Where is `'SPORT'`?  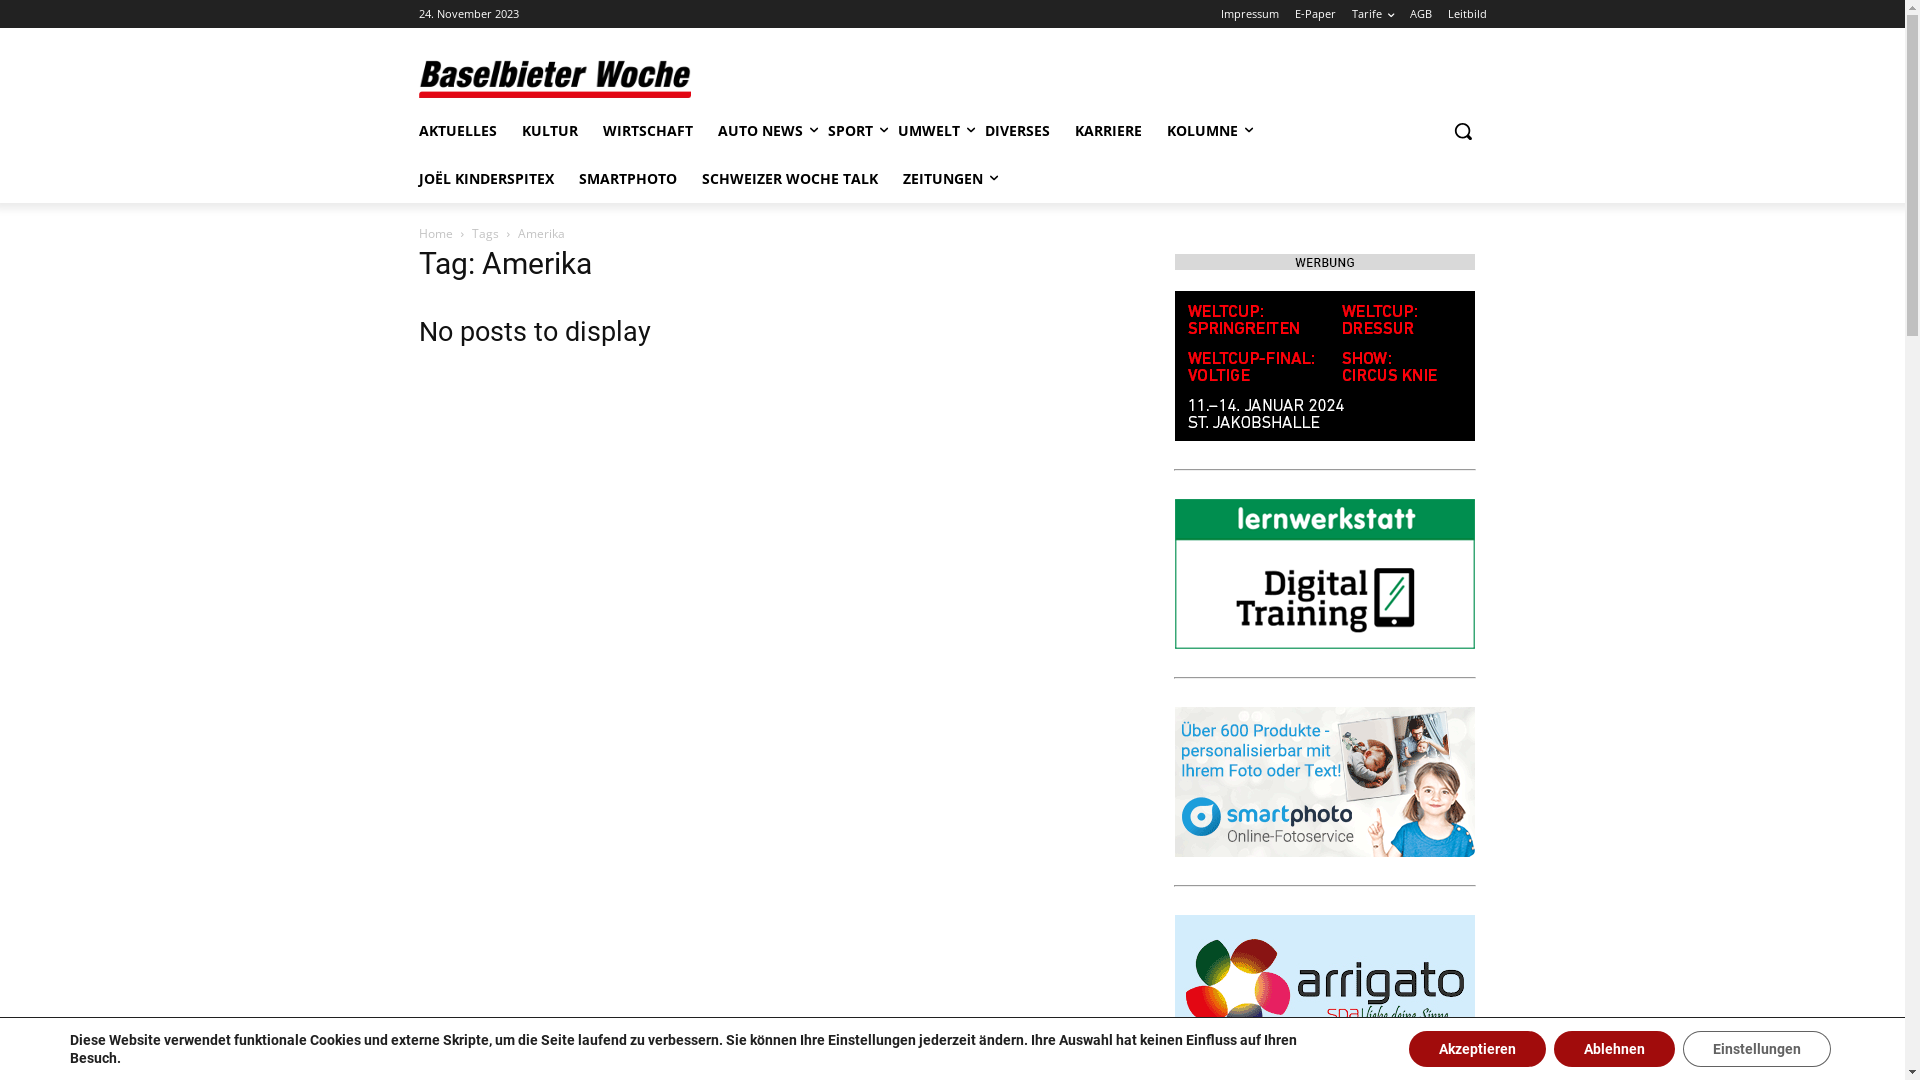 'SPORT' is located at coordinates (850, 131).